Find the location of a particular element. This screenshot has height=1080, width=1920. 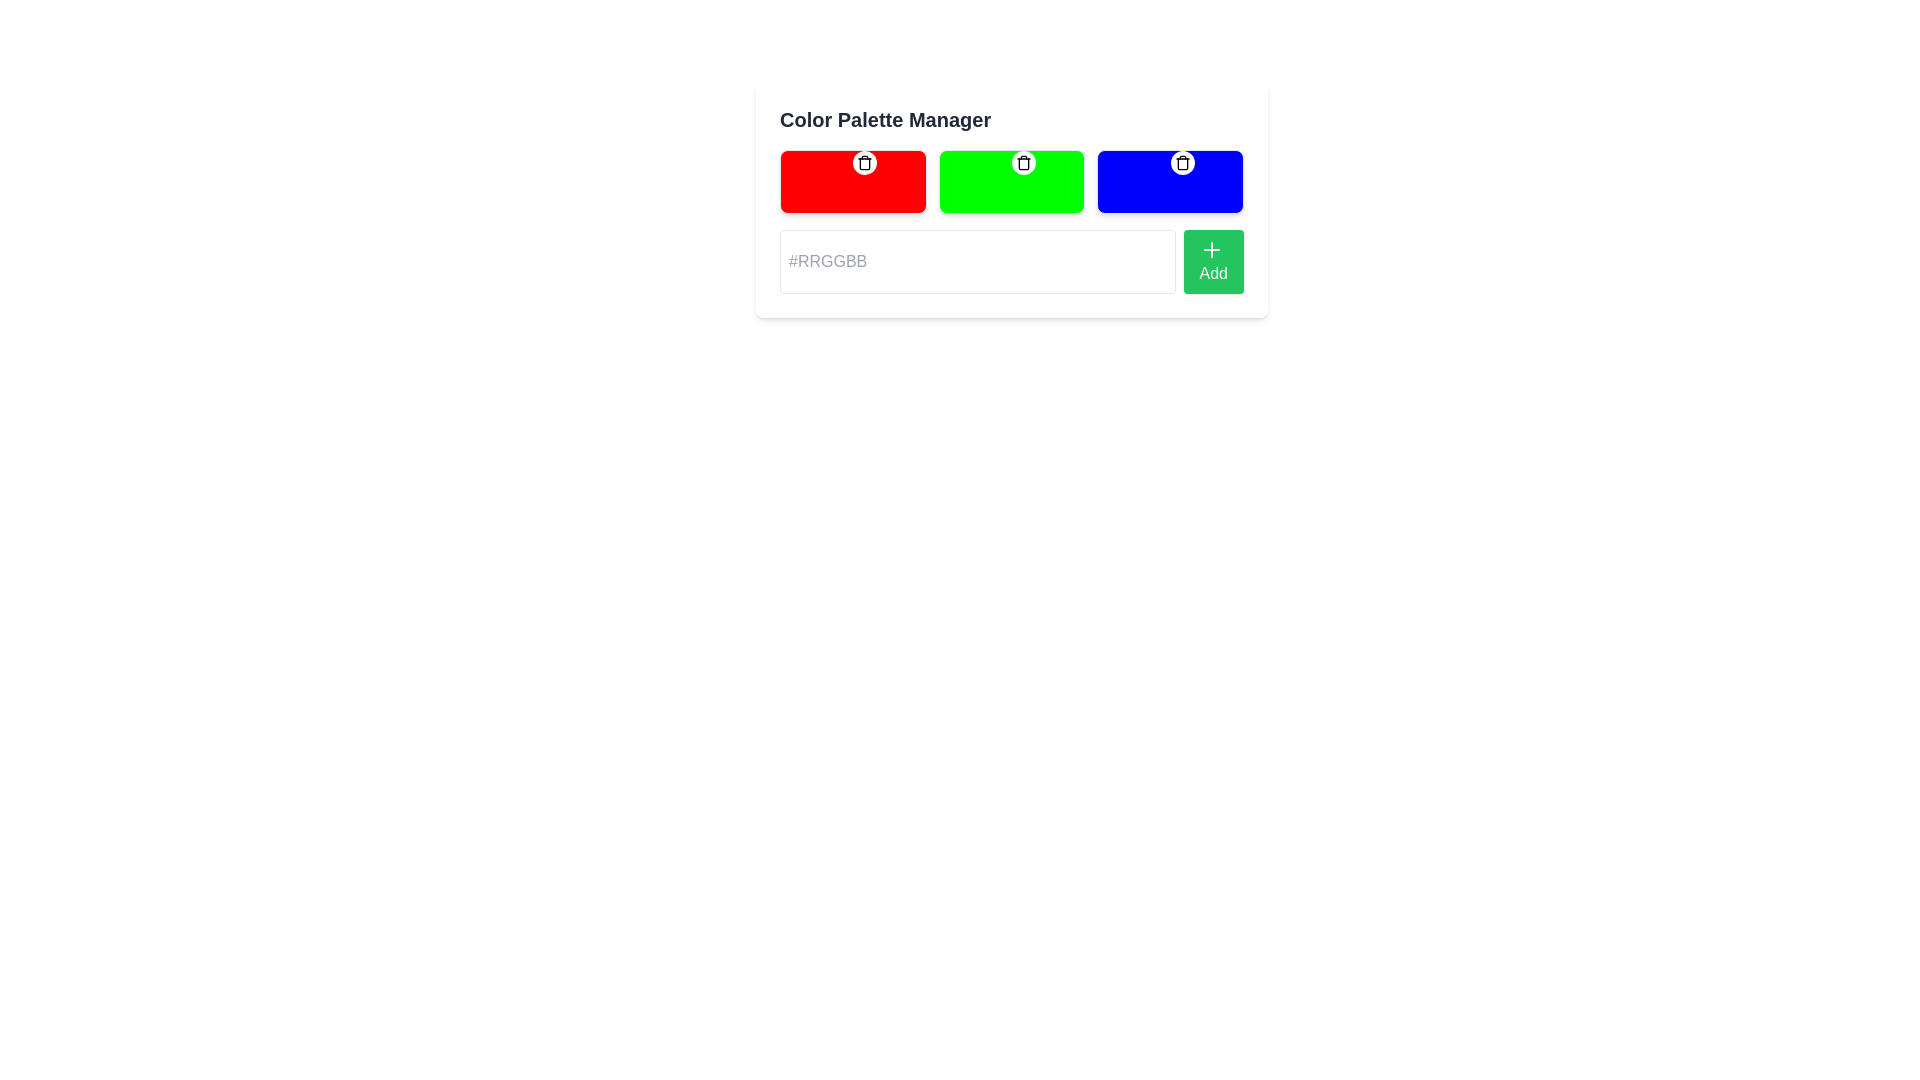

the Color selection block with a red background and a delete button is located at coordinates (853, 181).